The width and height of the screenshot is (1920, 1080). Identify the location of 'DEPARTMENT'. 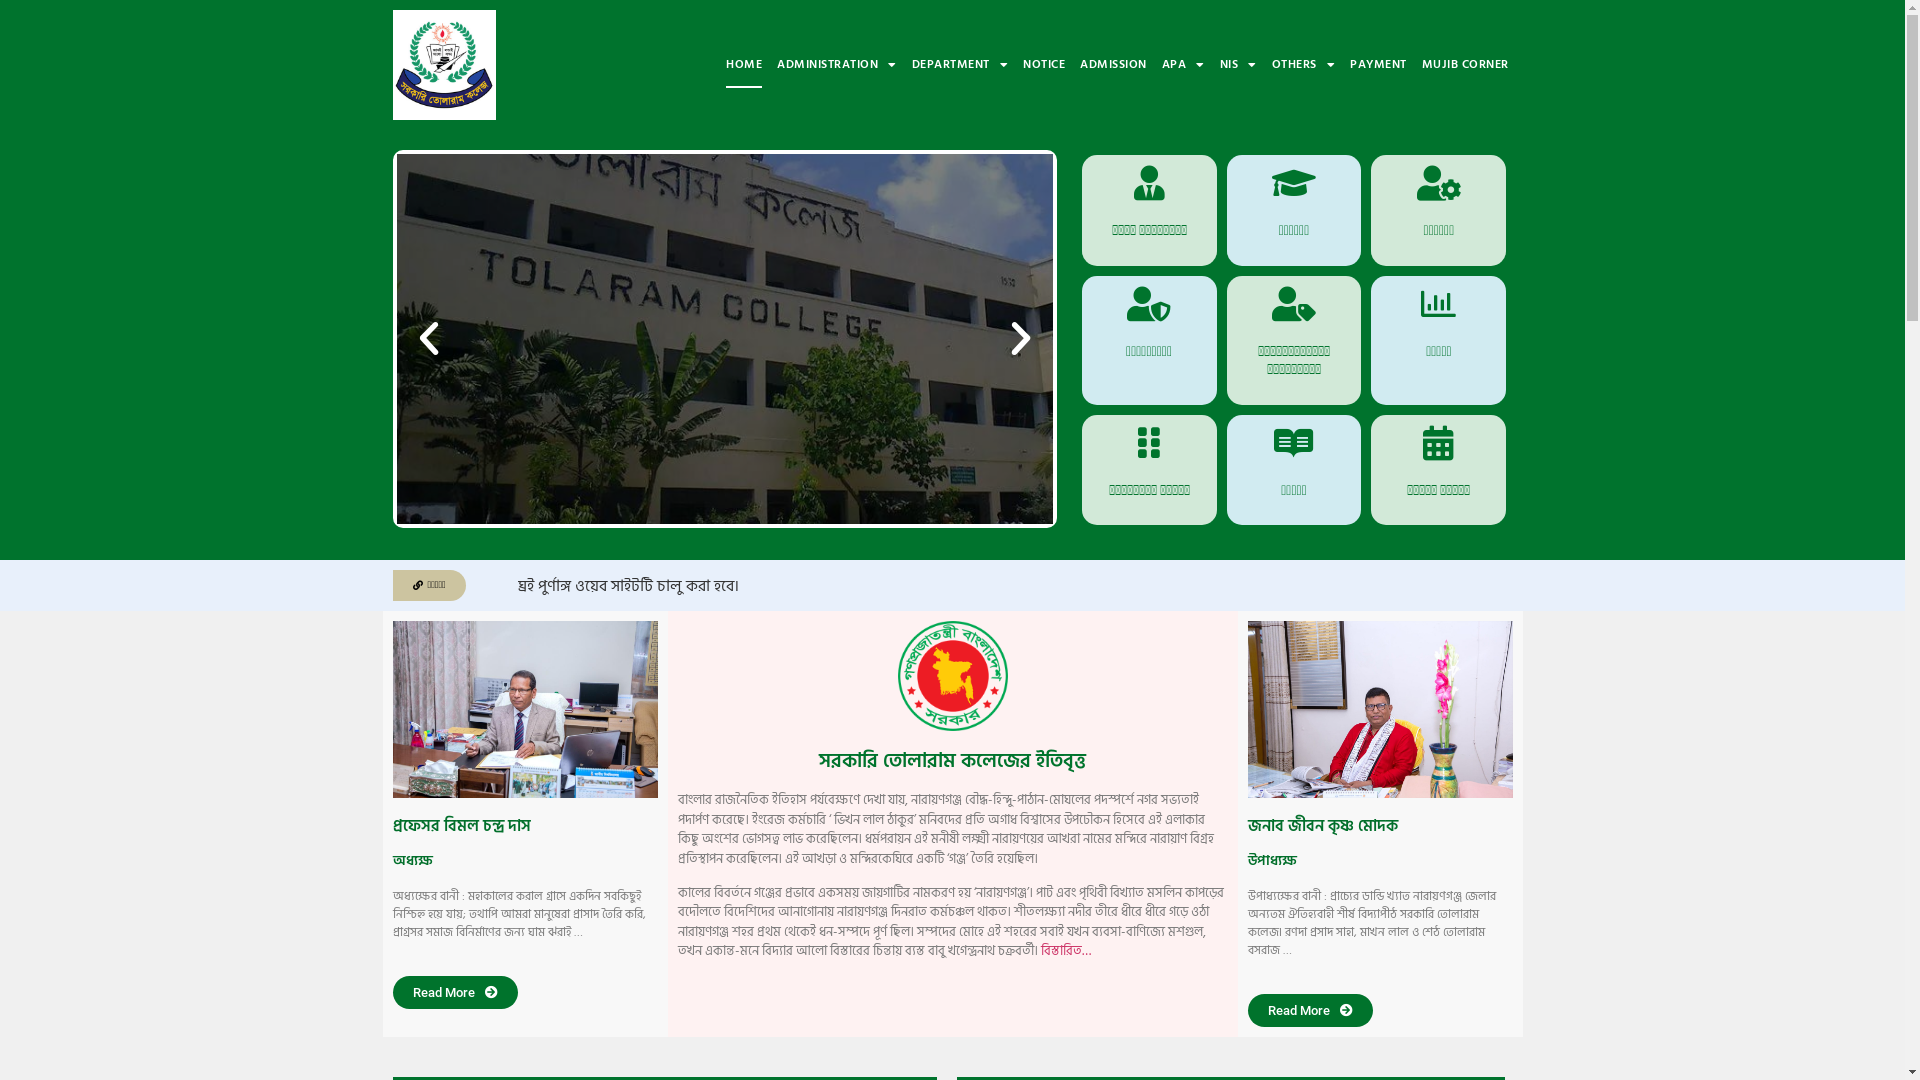
(960, 64).